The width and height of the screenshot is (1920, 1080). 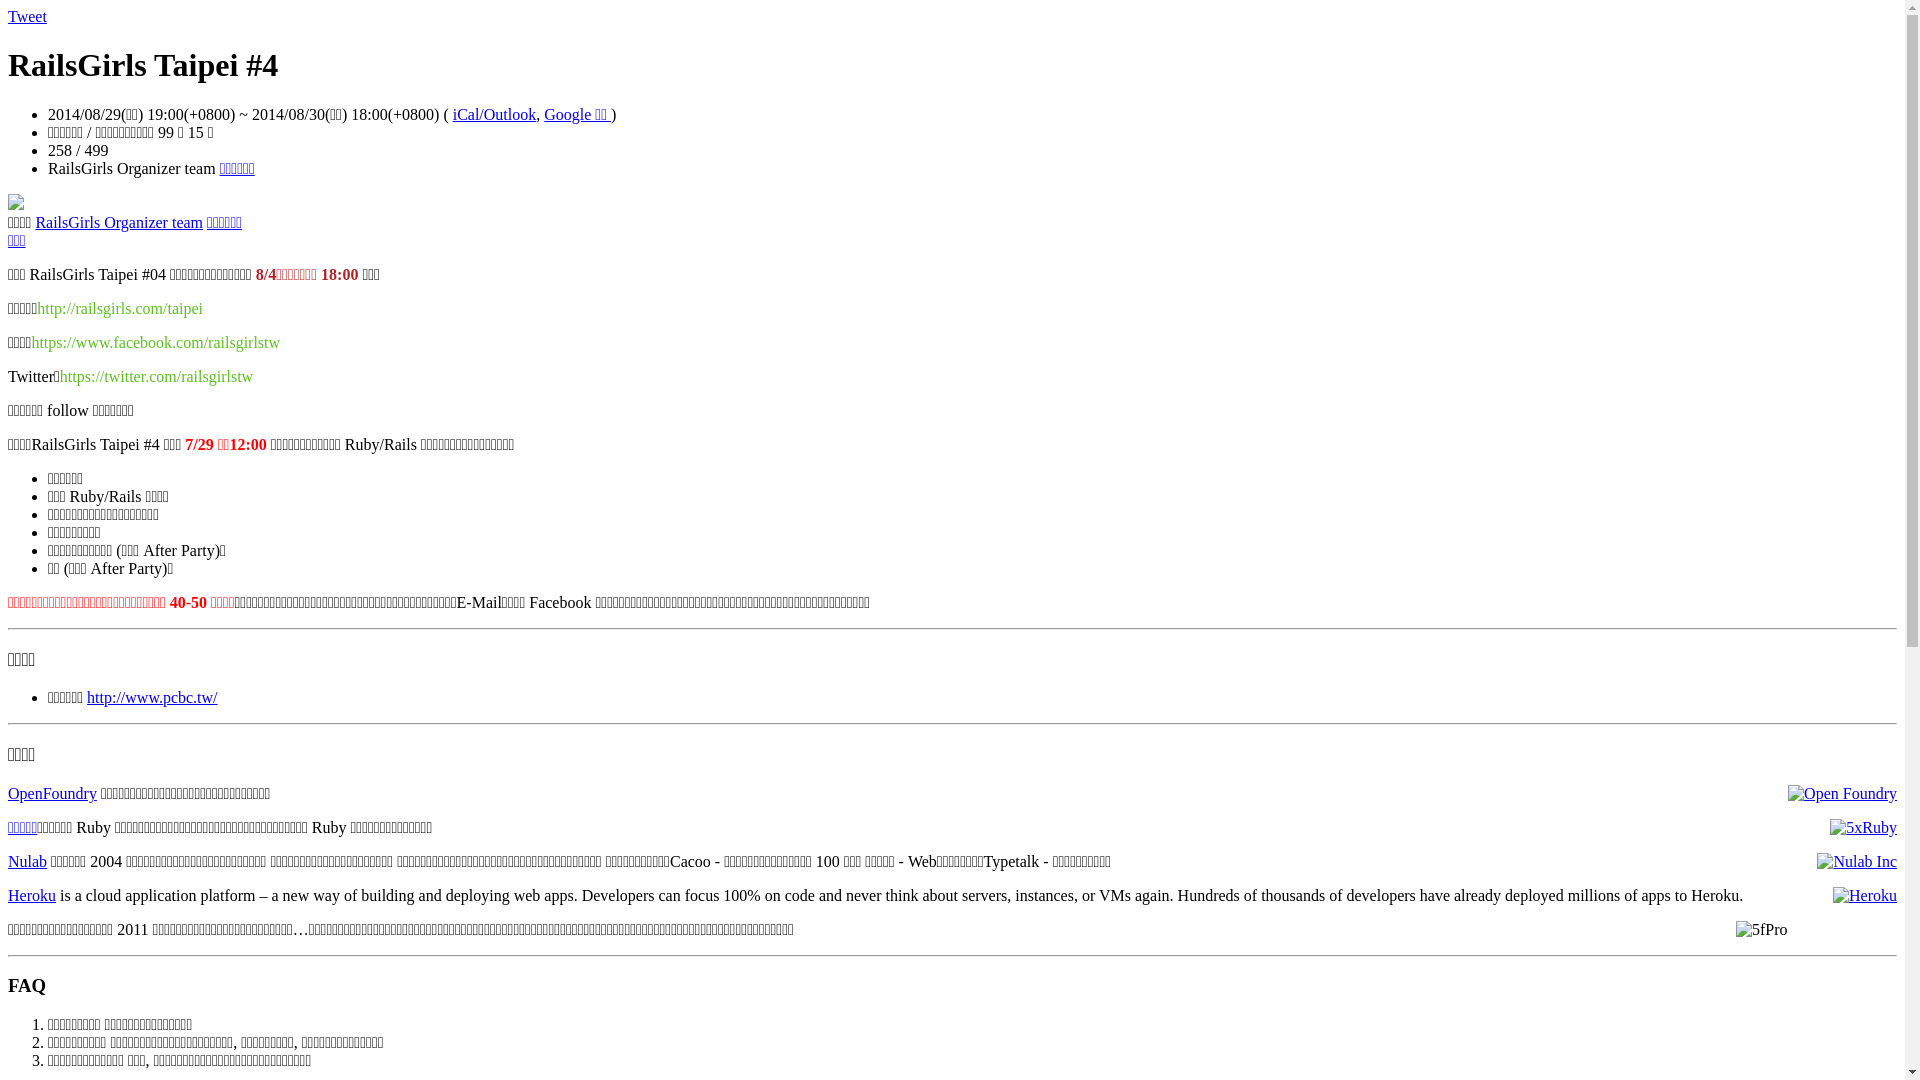 I want to click on 'iCal/Outlook', so click(x=494, y=114).